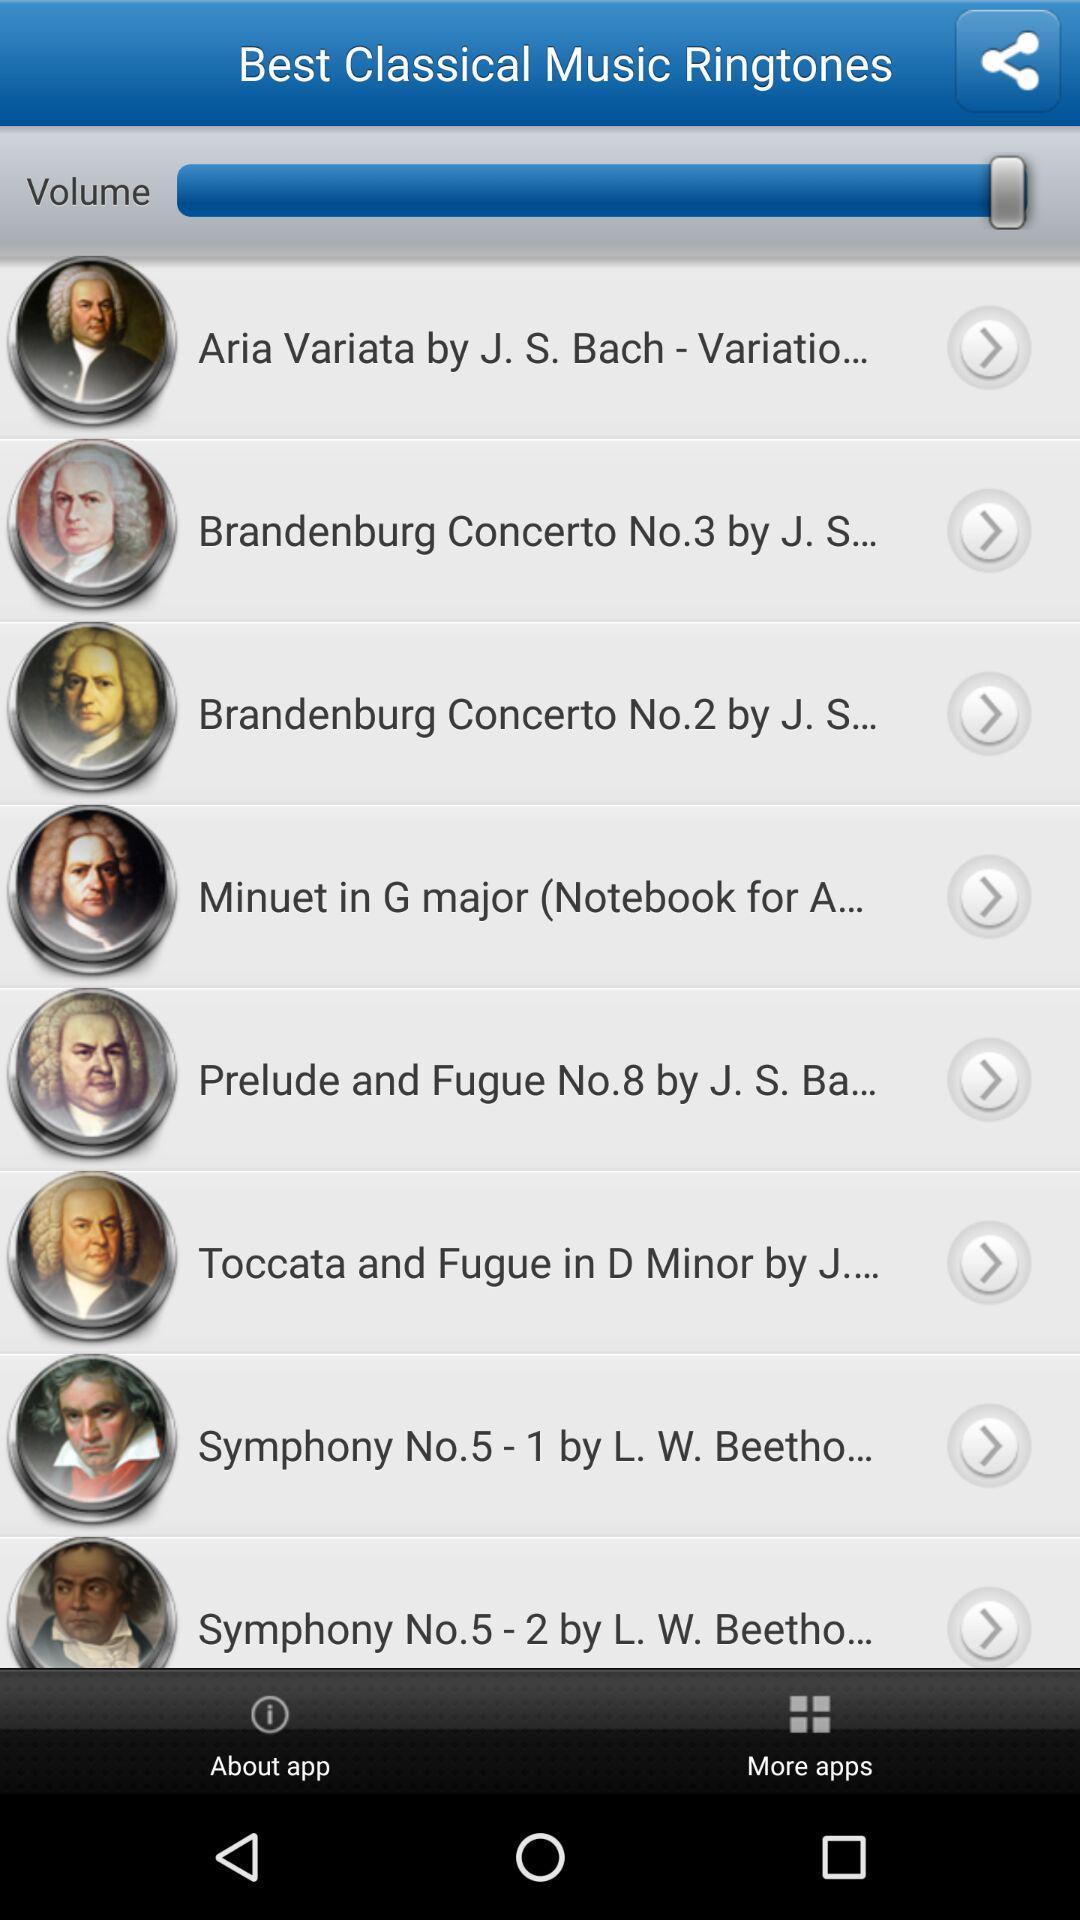  I want to click on next process, so click(987, 529).